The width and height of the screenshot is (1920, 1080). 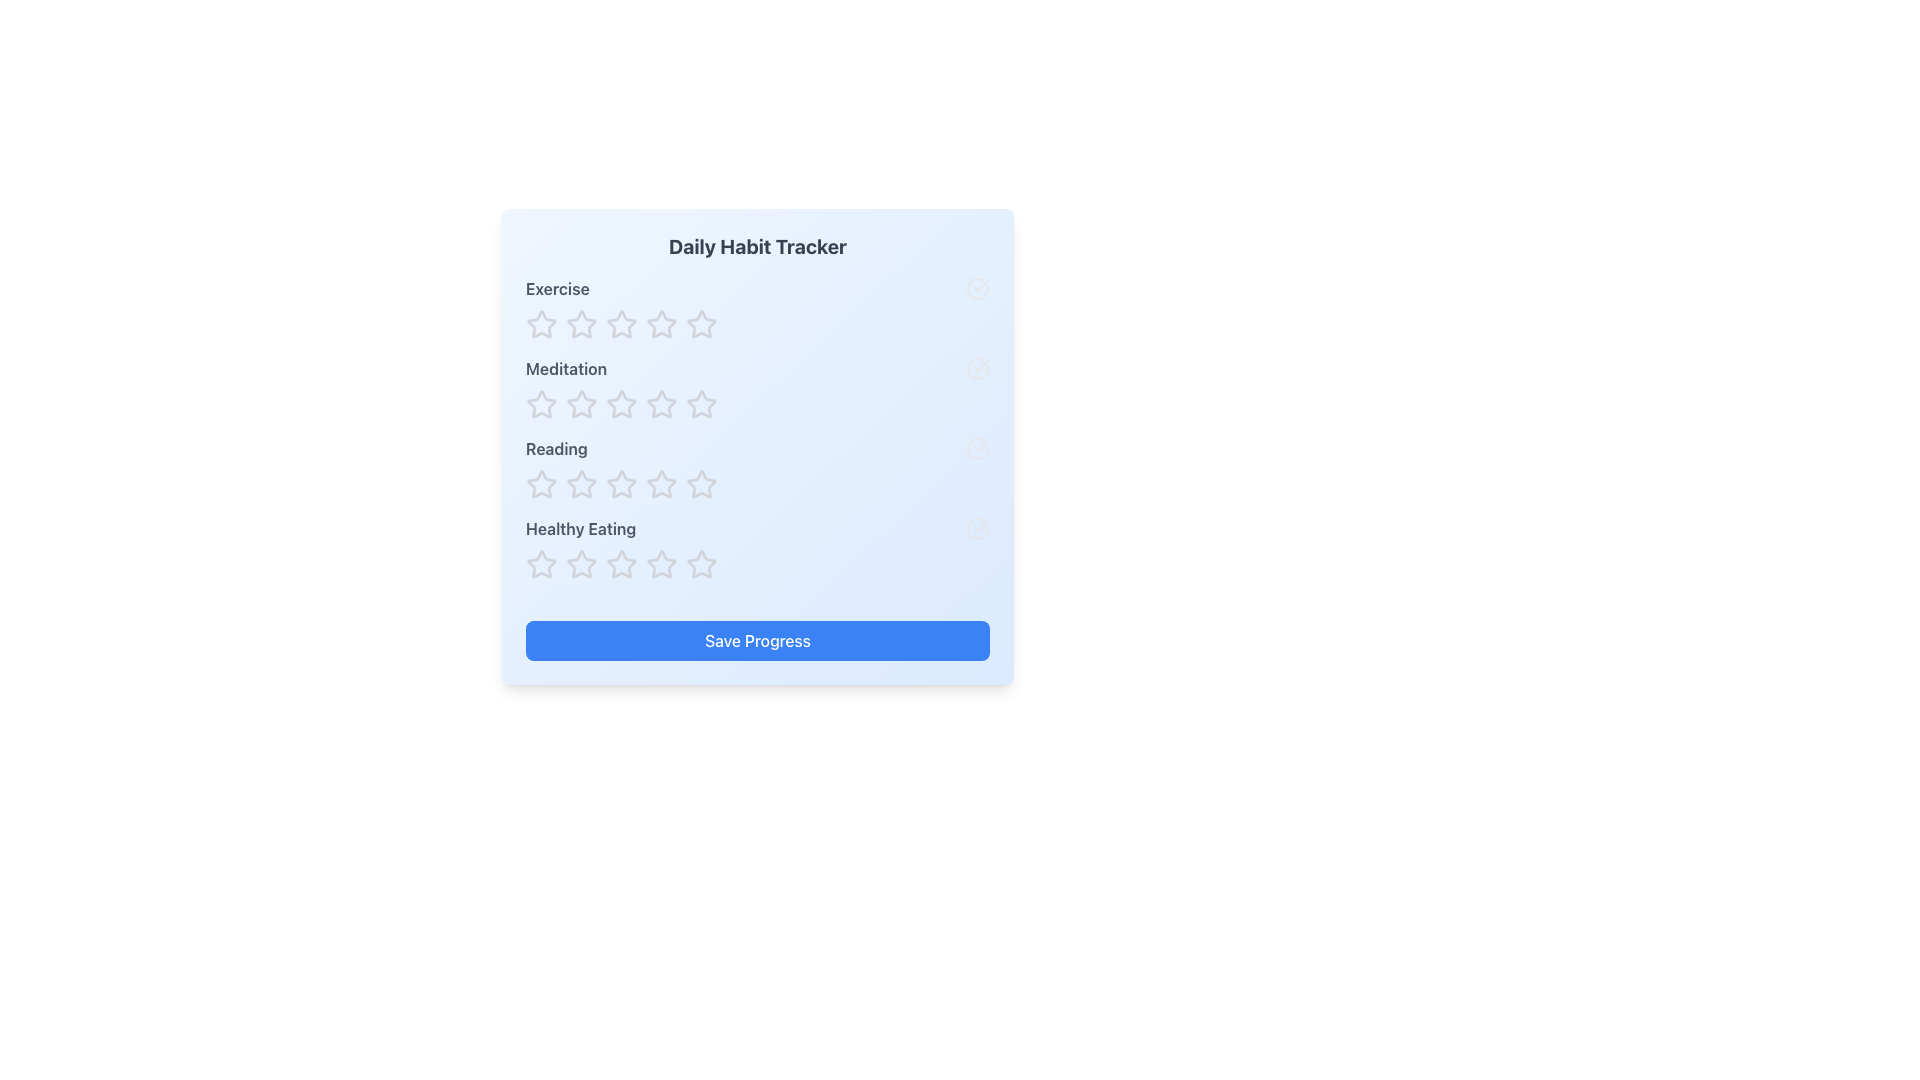 I want to click on the bold gray text label 'Reading' located in the light blue panel 'Daily Habit Tracker', which is the leftmost item in a horizontal alignment of elements, so click(x=556, y=447).